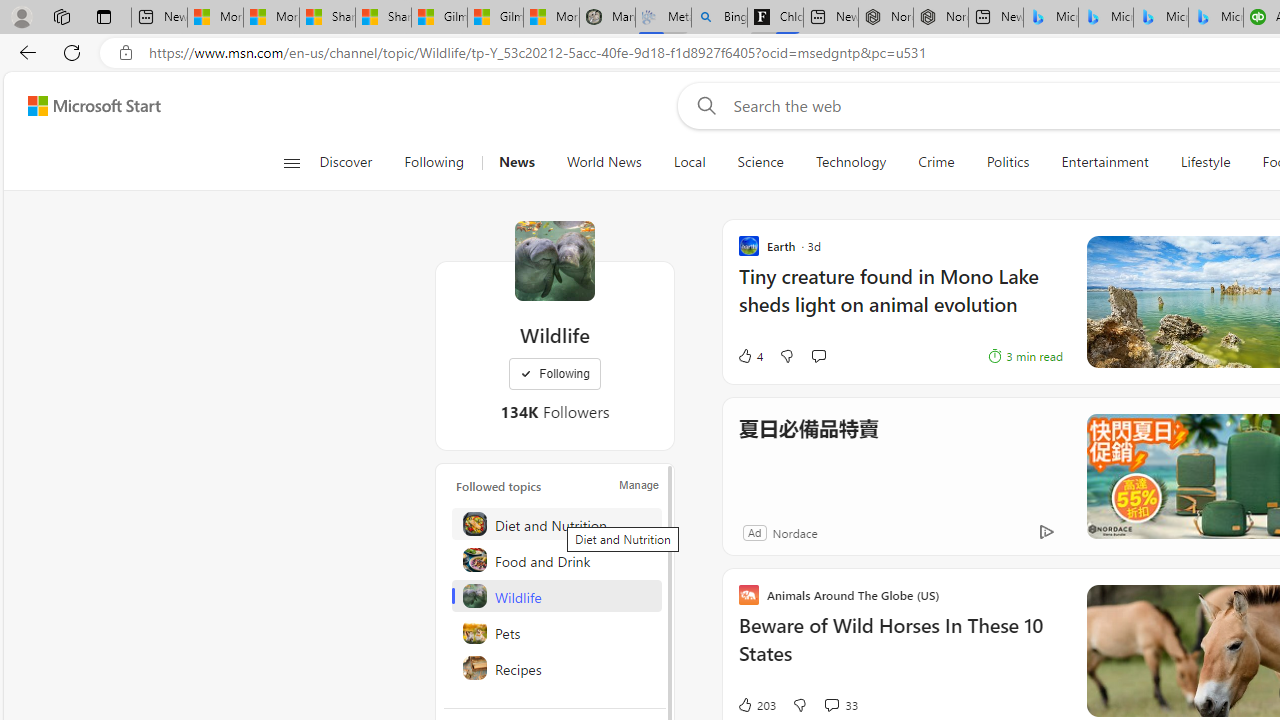  I want to click on 'Science', so click(759, 162).